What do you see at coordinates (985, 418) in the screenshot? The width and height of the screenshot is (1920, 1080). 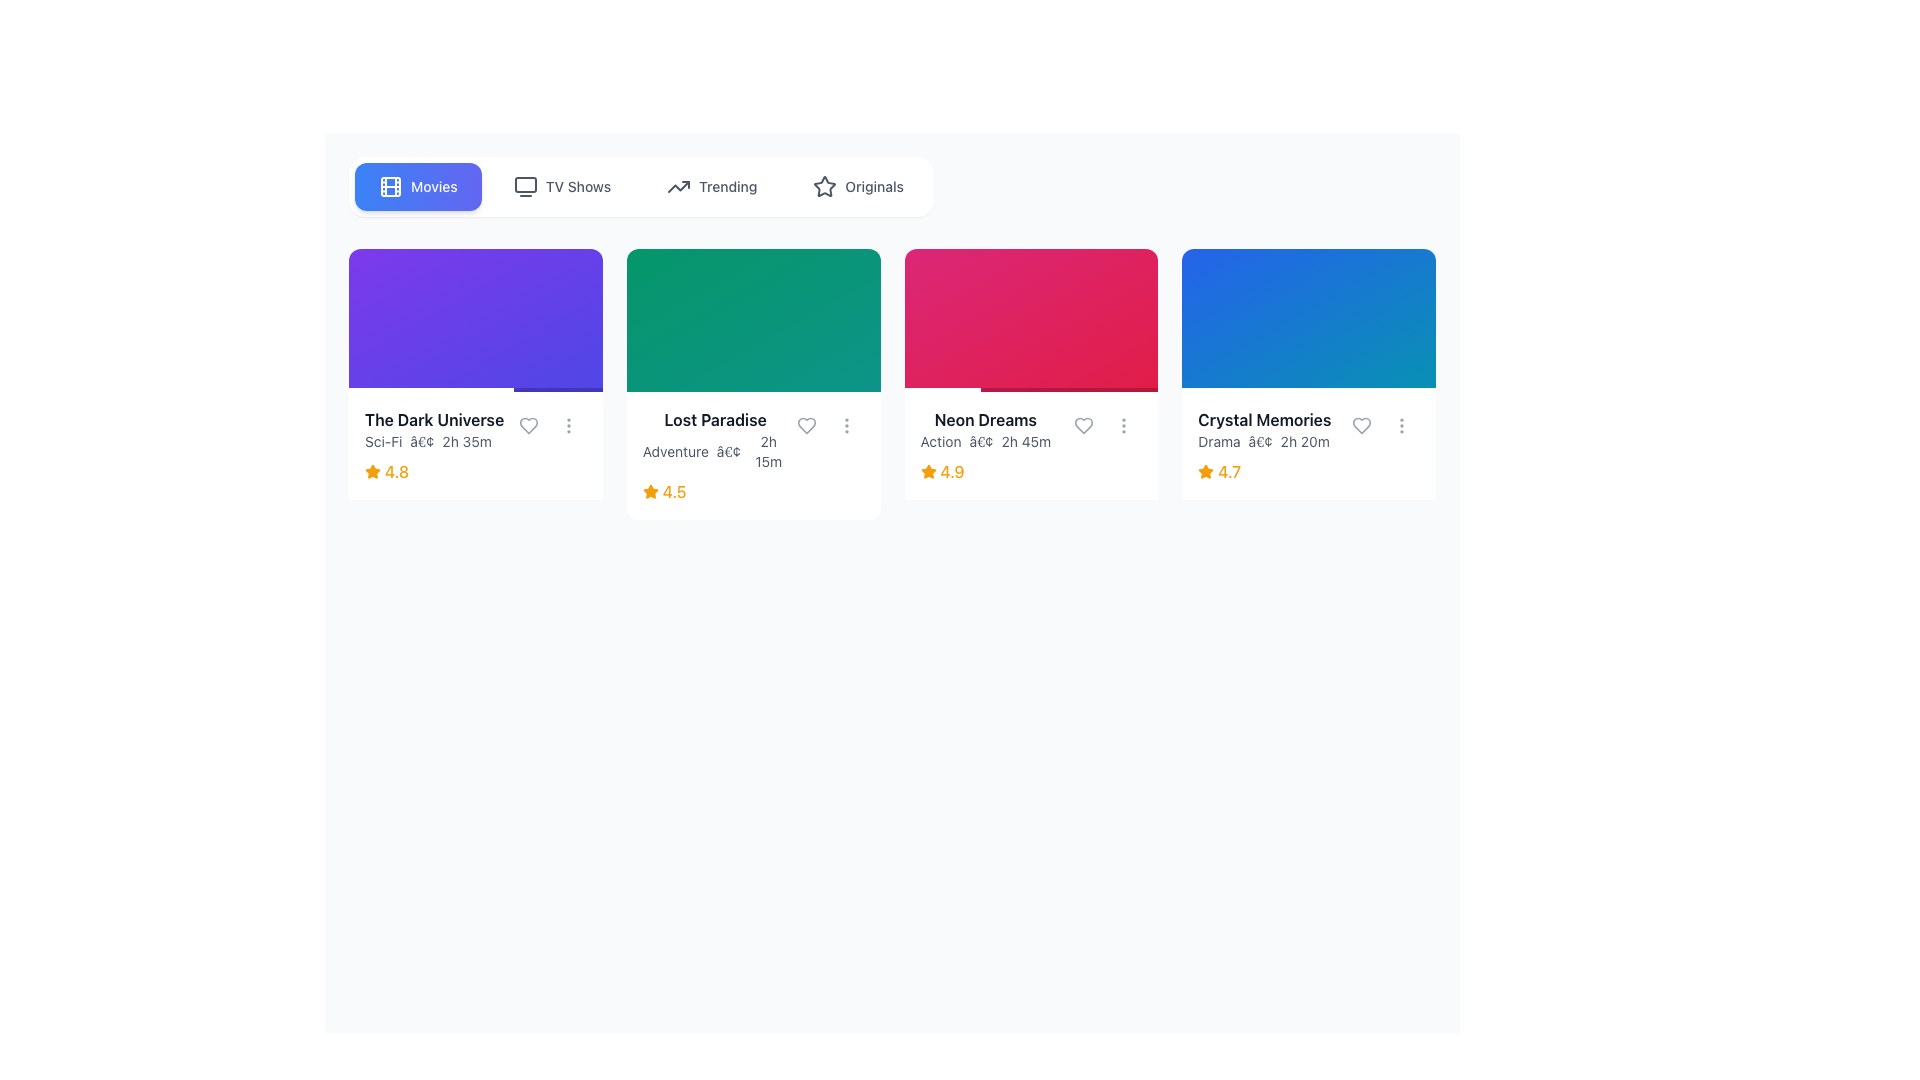 I see `the text label displaying 'Neon Dreams', which is styled in bold and prominently positioned in the upper section of the movie card` at bounding box center [985, 418].